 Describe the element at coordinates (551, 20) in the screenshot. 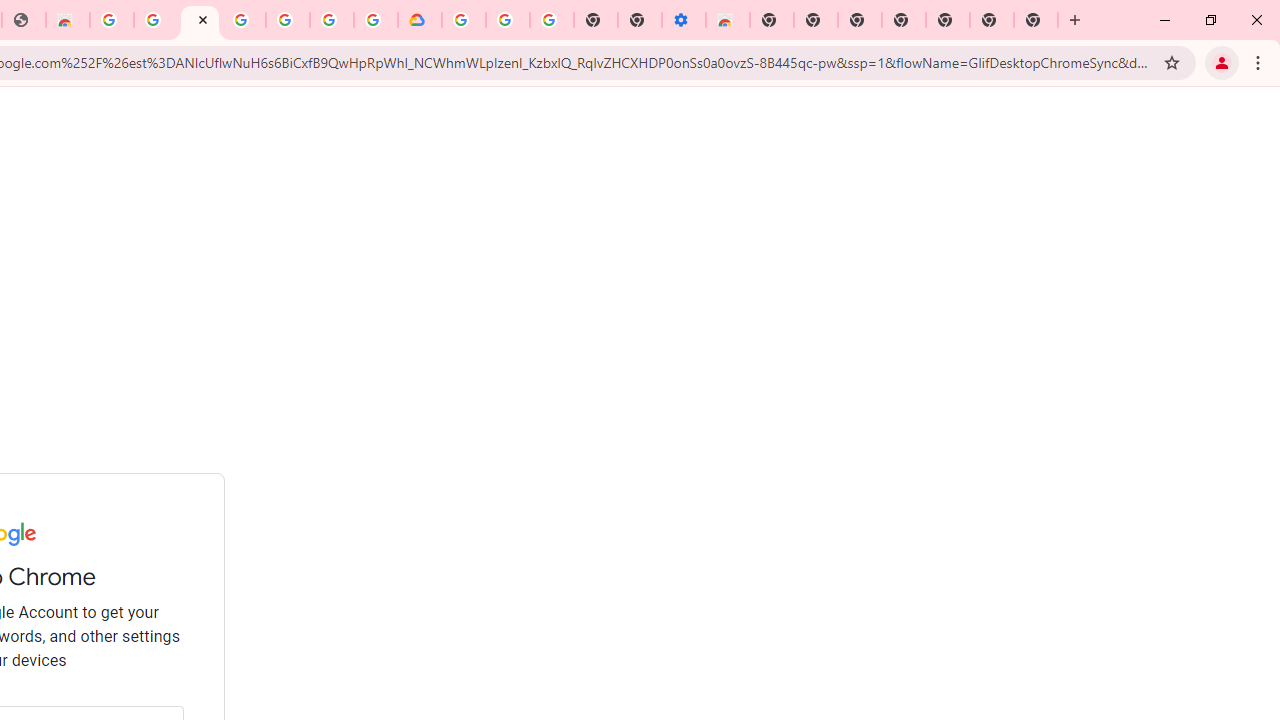

I see `'Turn cookies on or off - Computer - Google Account Help'` at that location.